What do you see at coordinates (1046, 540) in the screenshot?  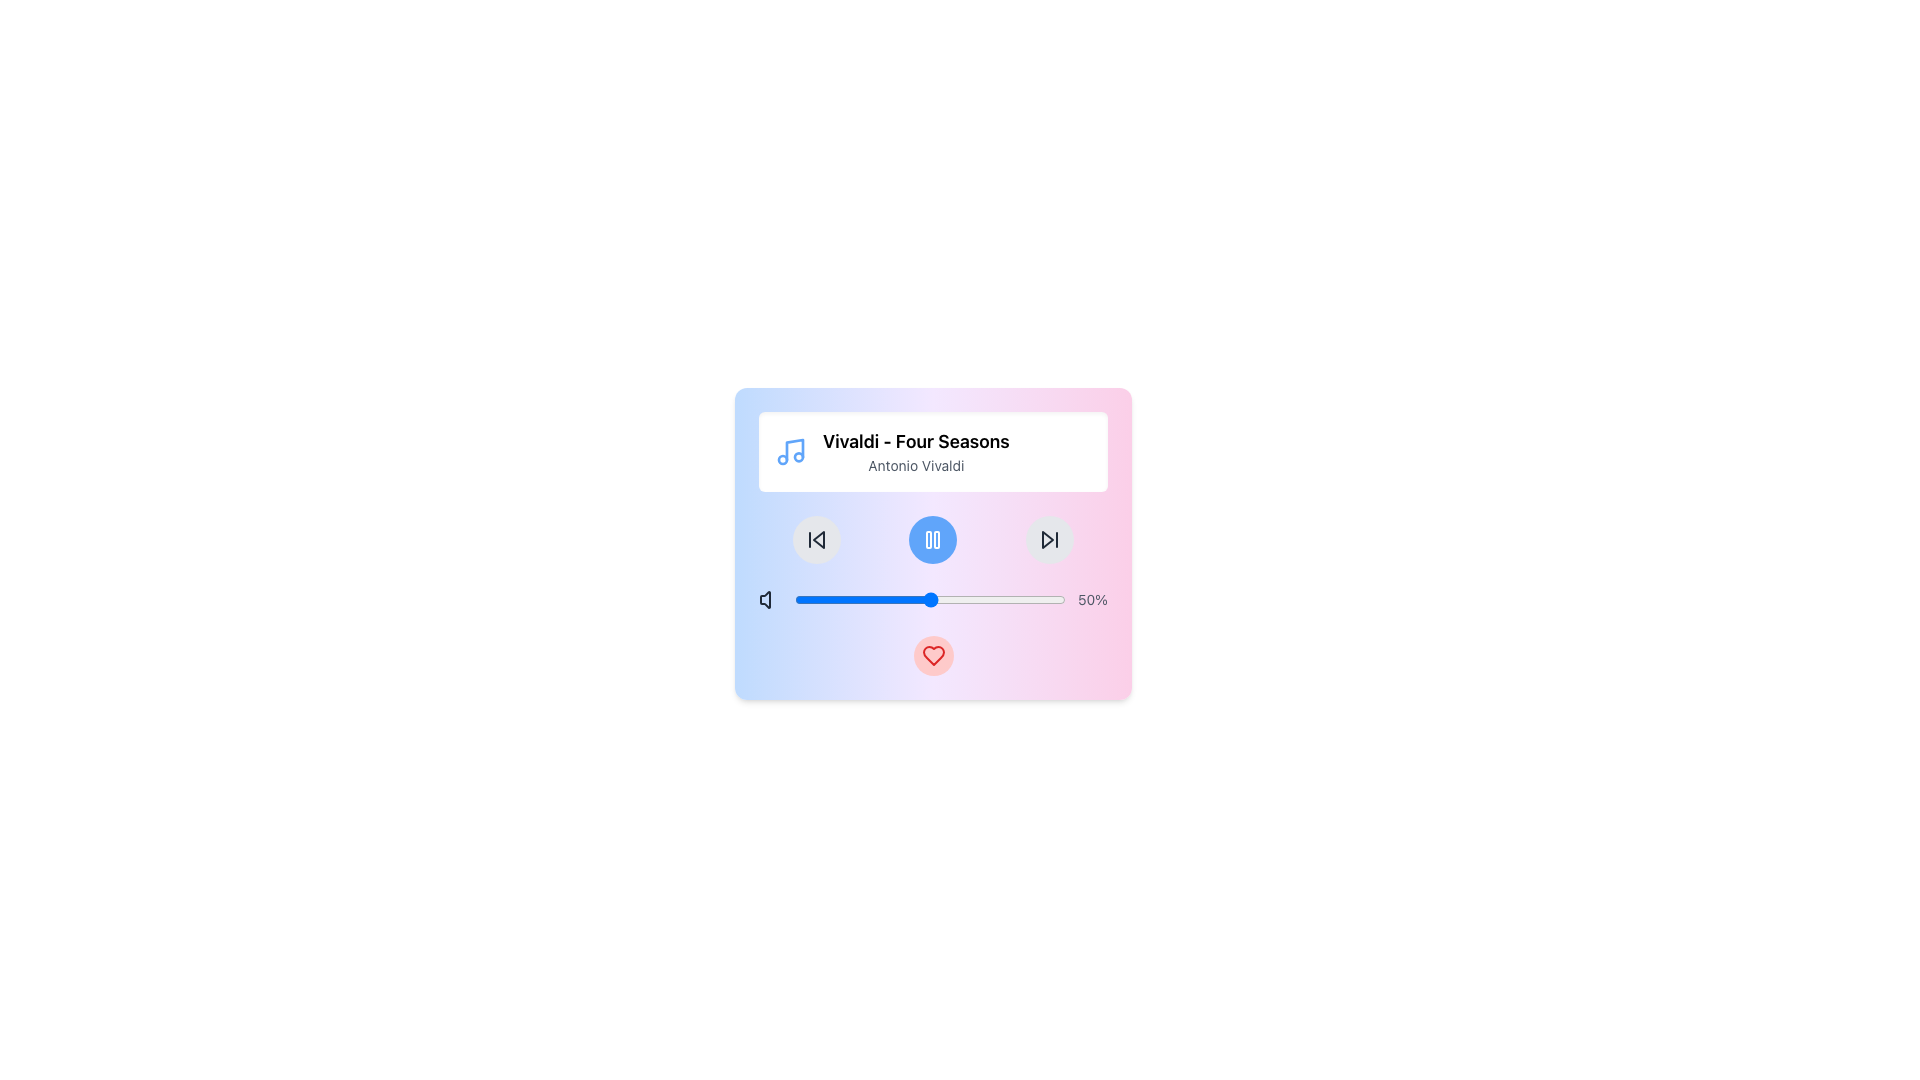 I see `the 'Next' button, which is a triangular element located on the right side of the music player control panel, third from the left among a row of circular buttons, to skip to the next media item` at bounding box center [1046, 540].